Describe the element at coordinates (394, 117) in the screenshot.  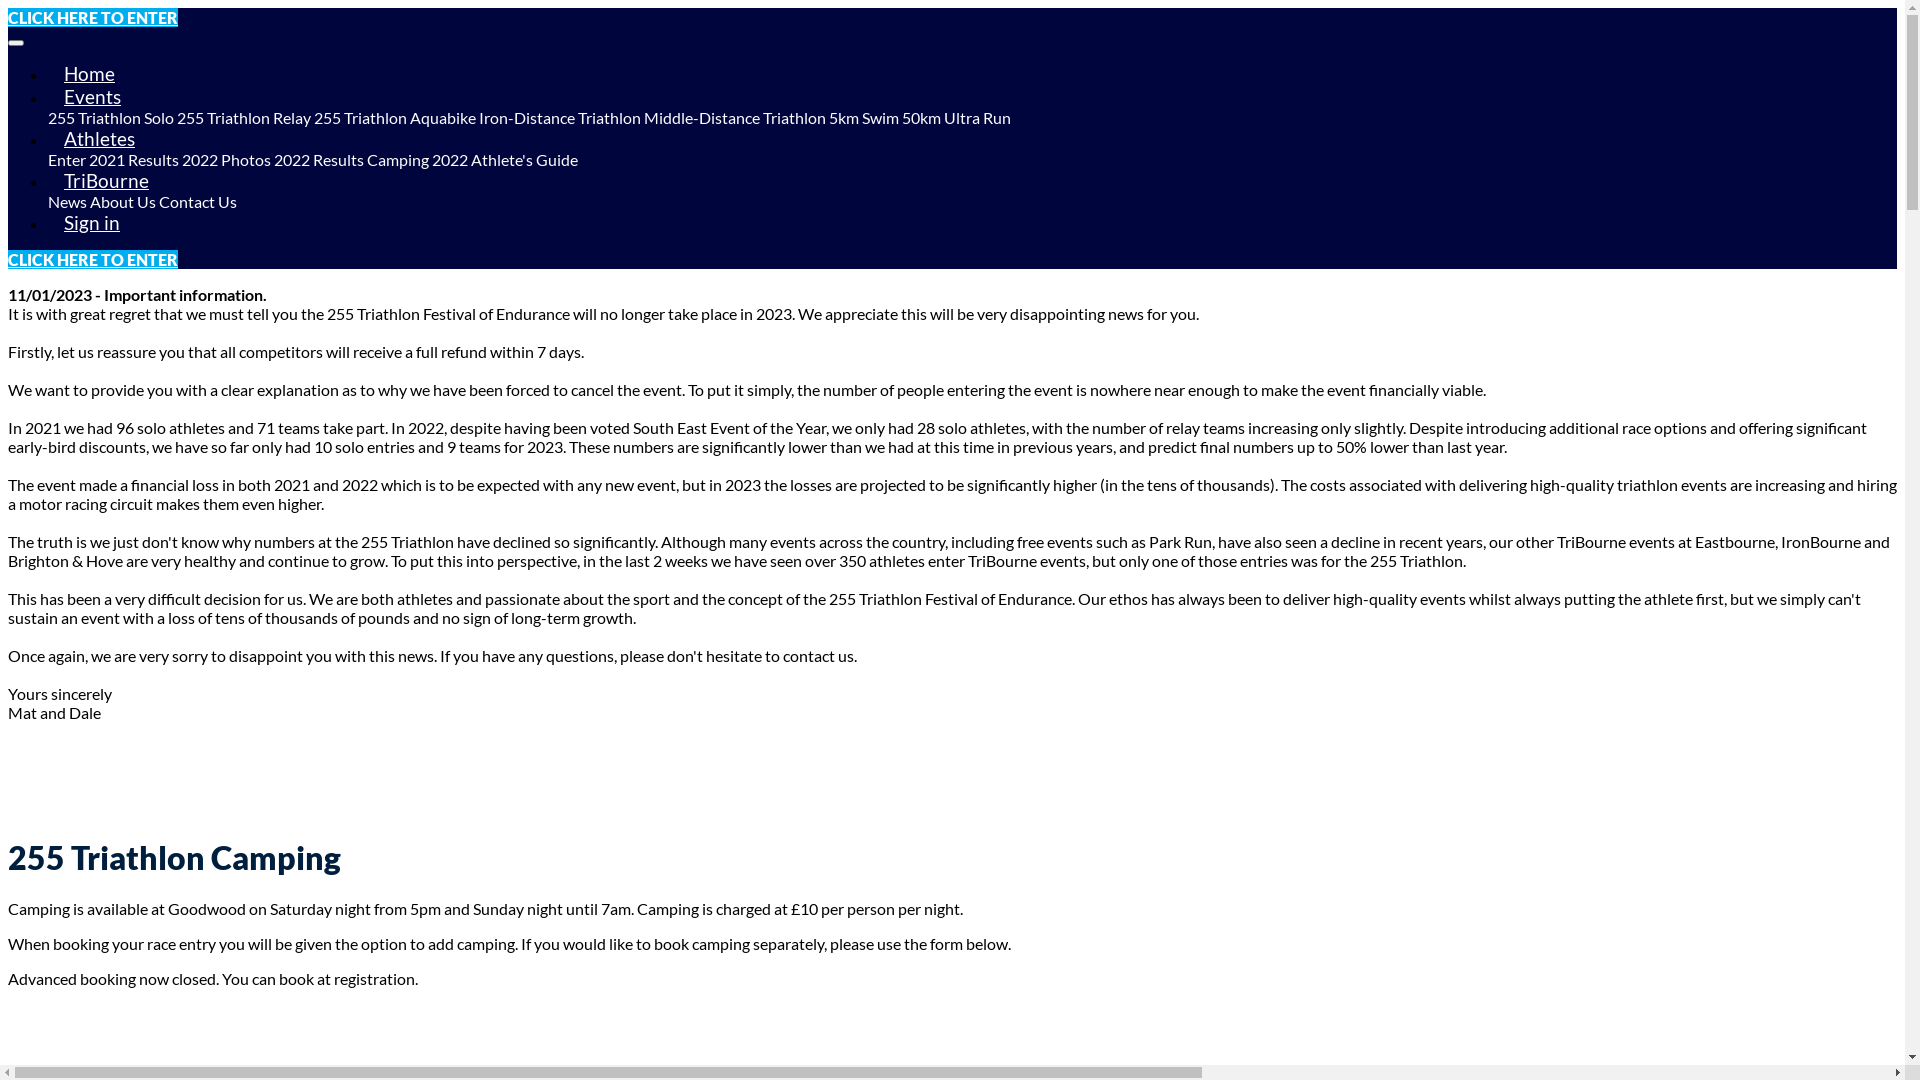
I see `'255 Triathlon Aquabike'` at that location.